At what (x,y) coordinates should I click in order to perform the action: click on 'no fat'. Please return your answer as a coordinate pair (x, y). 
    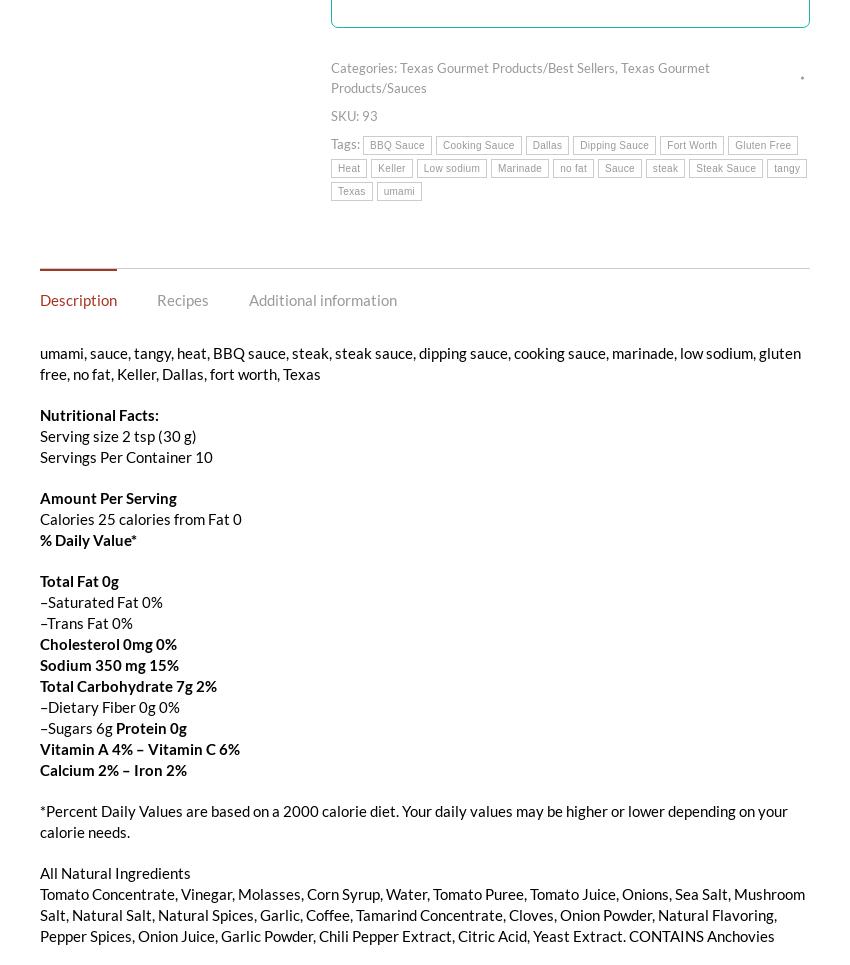
    Looking at the image, I should click on (572, 166).